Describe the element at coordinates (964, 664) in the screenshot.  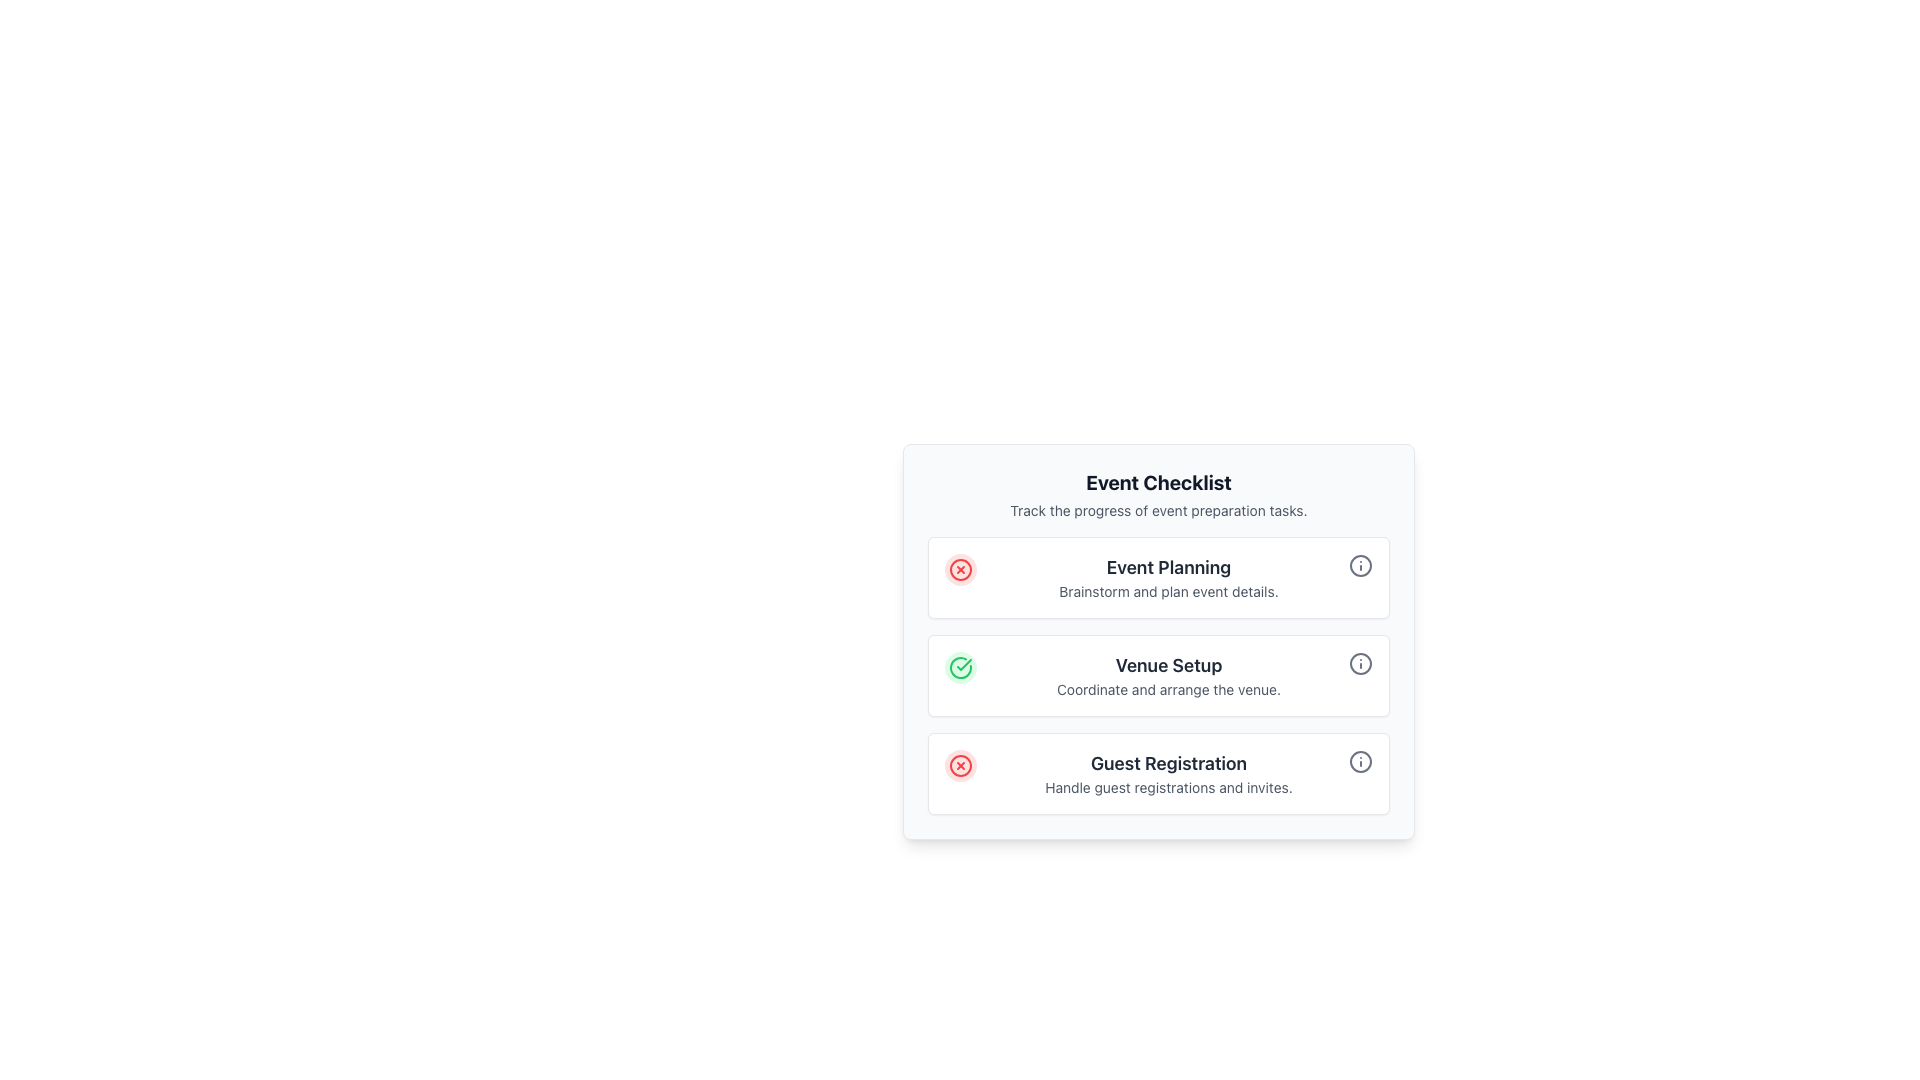
I see `the green checkmark icon in the 'Venue Setup' row of the Event Checklist, which signifies completion or affirmation` at that location.